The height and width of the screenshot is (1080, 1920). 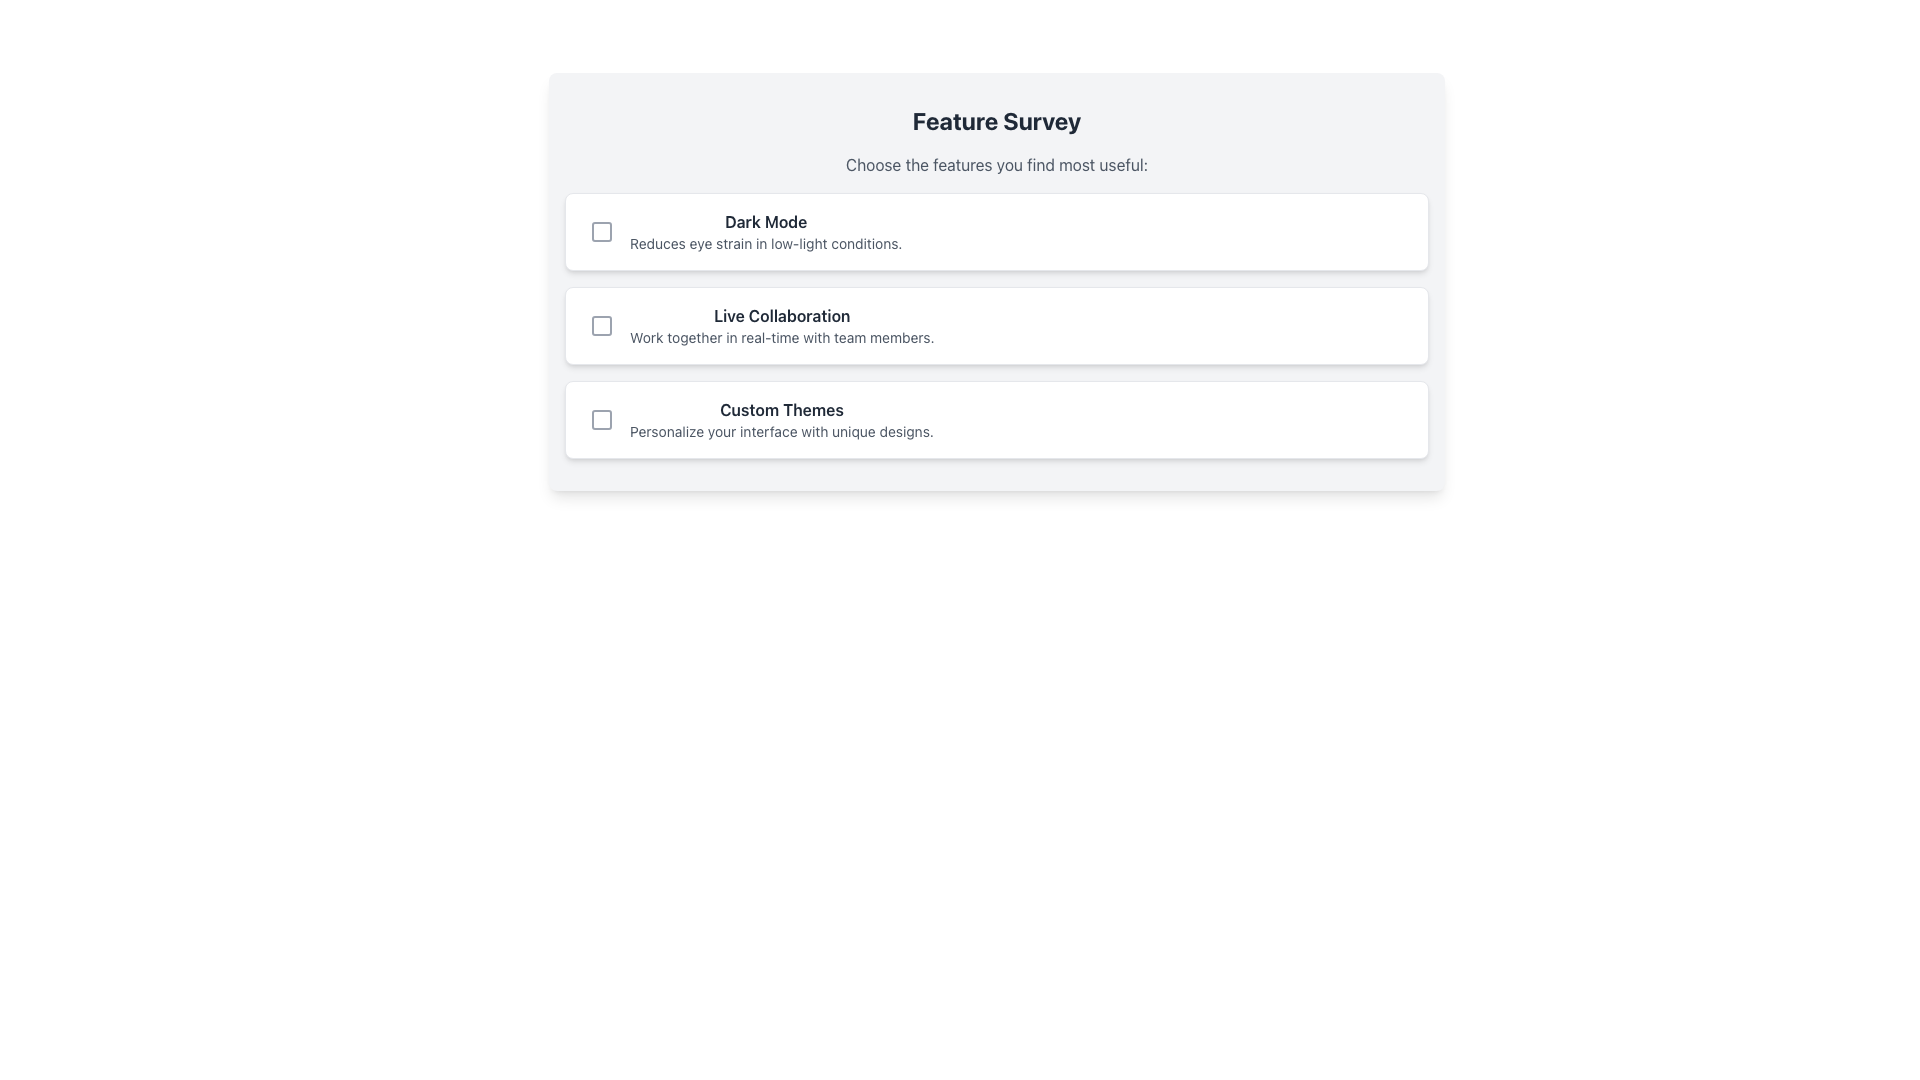 I want to click on the static text element that provides a descriptive subtitle for the 'Live Collaboration' feature, located below the heading text within a card-like UI component, so click(x=781, y=337).